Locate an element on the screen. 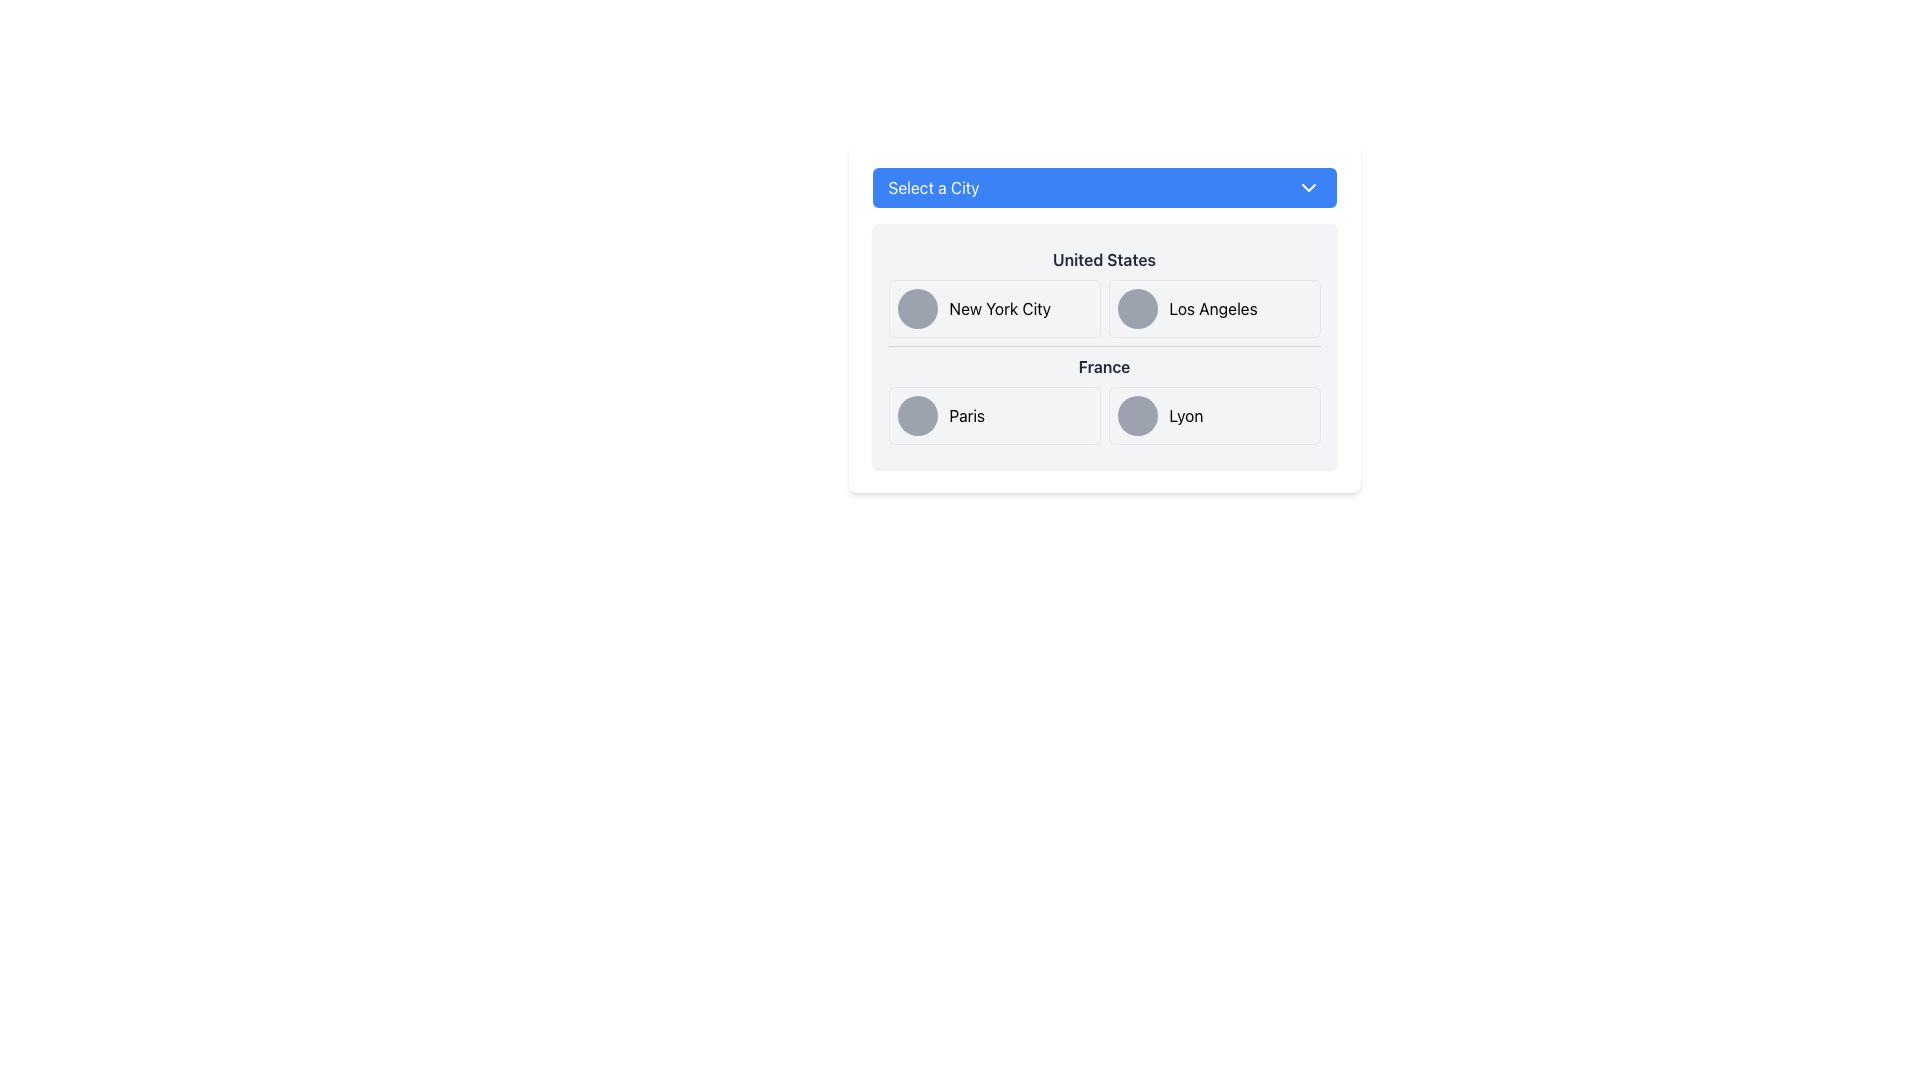 Image resolution: width=1920 pixels, height=1080 pixels. the 'Lyon' button in the 'Select a City' dropdown menu is located at coordinates (1213, 415).